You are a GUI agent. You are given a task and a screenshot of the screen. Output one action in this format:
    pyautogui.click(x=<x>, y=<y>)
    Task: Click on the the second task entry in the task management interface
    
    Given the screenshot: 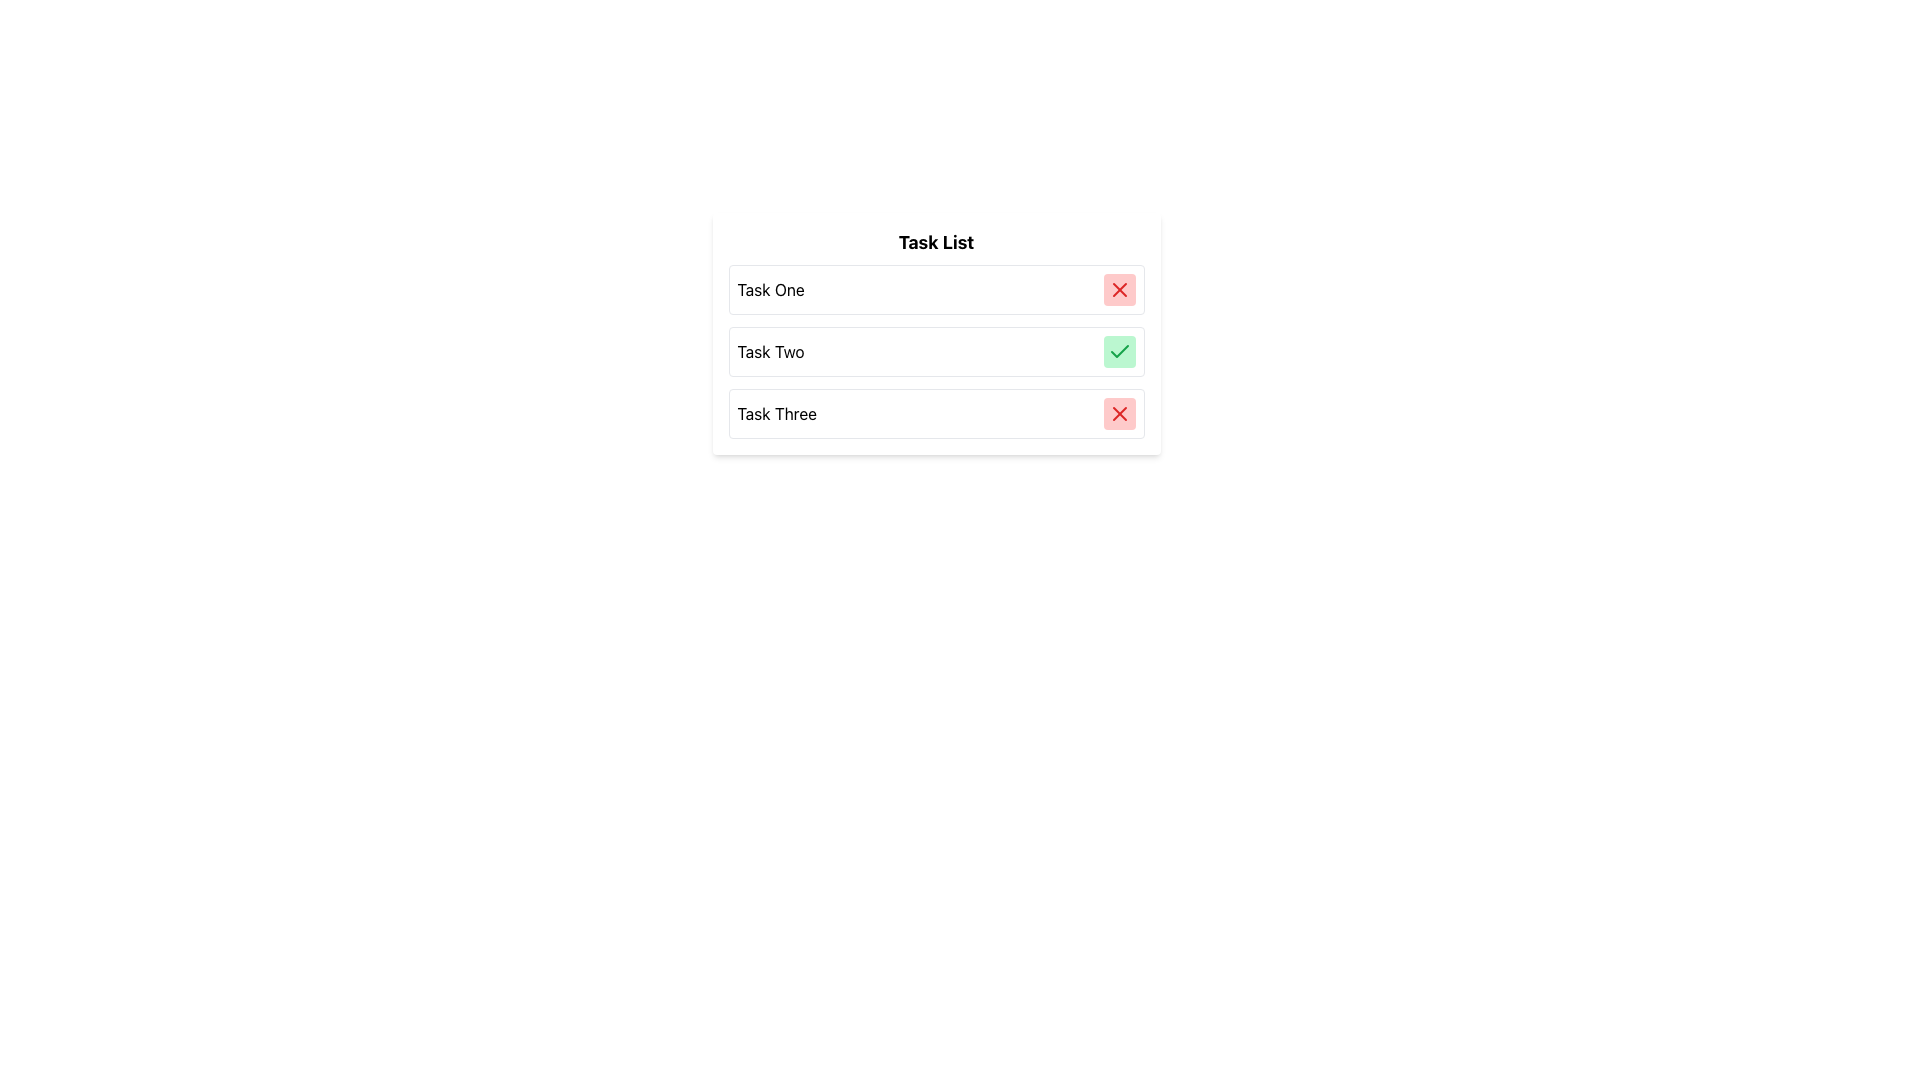 What is the action you would take?
    pyautogui.click(x=935, y=350)
    